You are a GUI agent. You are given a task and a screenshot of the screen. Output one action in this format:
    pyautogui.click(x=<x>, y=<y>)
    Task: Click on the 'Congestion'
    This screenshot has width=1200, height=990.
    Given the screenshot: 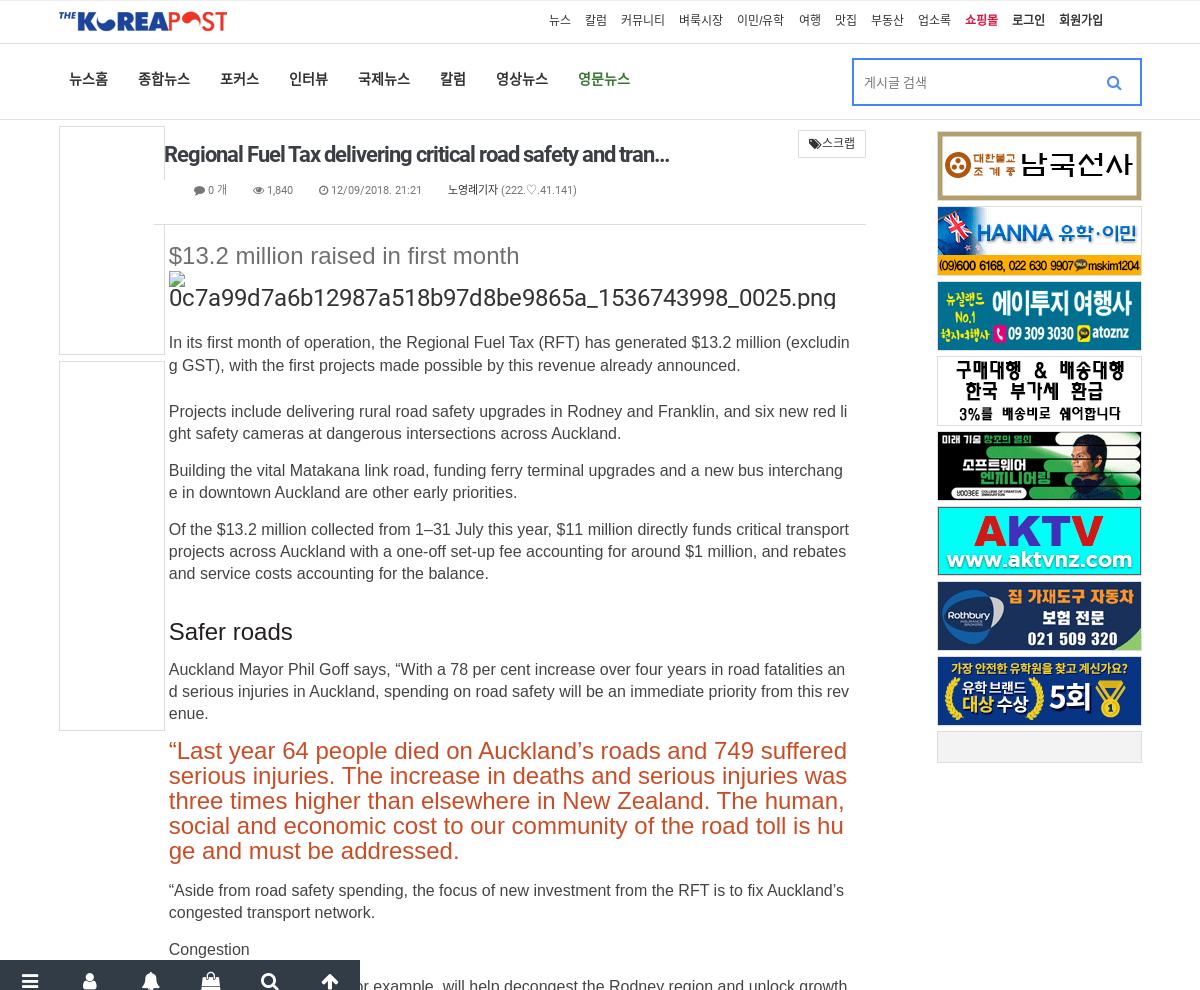 What is the action you would take?
    pyautogui.click(x=207, y=949)
    